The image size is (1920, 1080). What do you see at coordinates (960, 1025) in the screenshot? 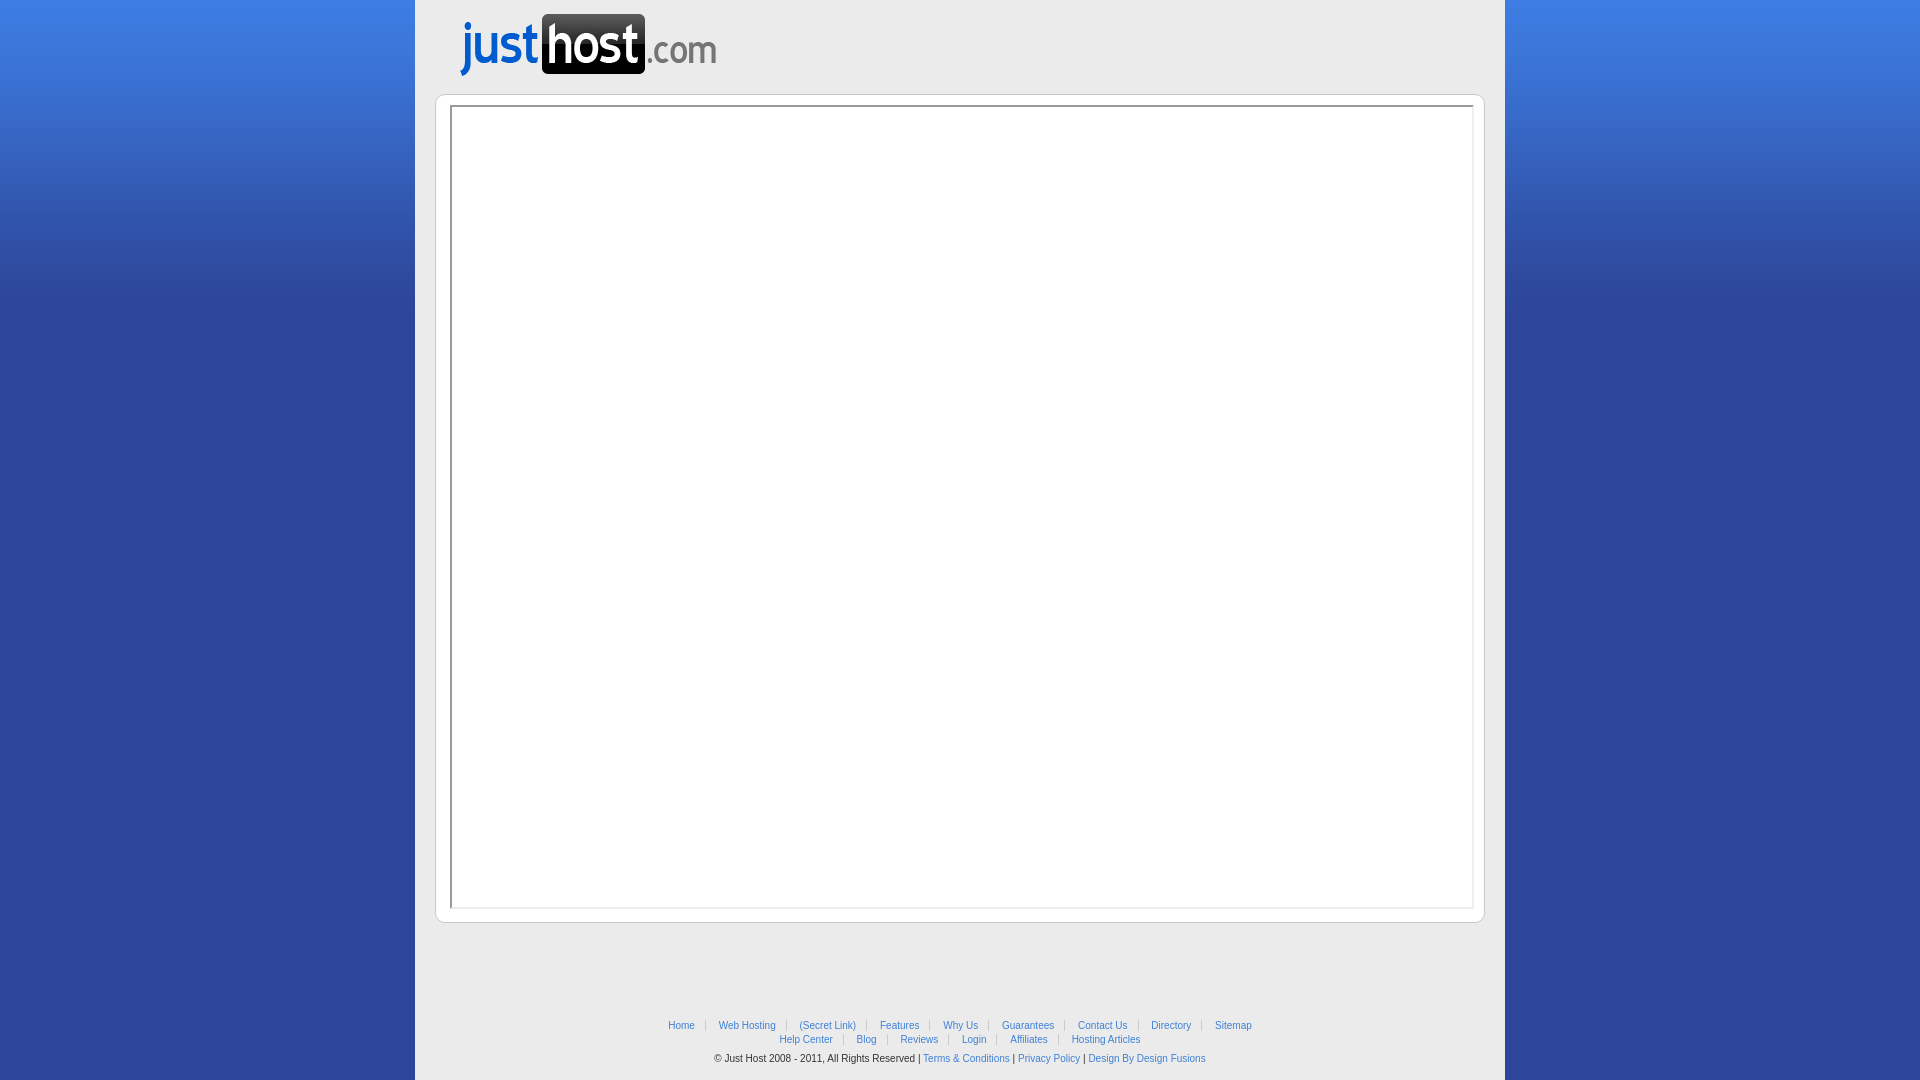
I see `'Why Us'` at bounding box center [960, 1025].